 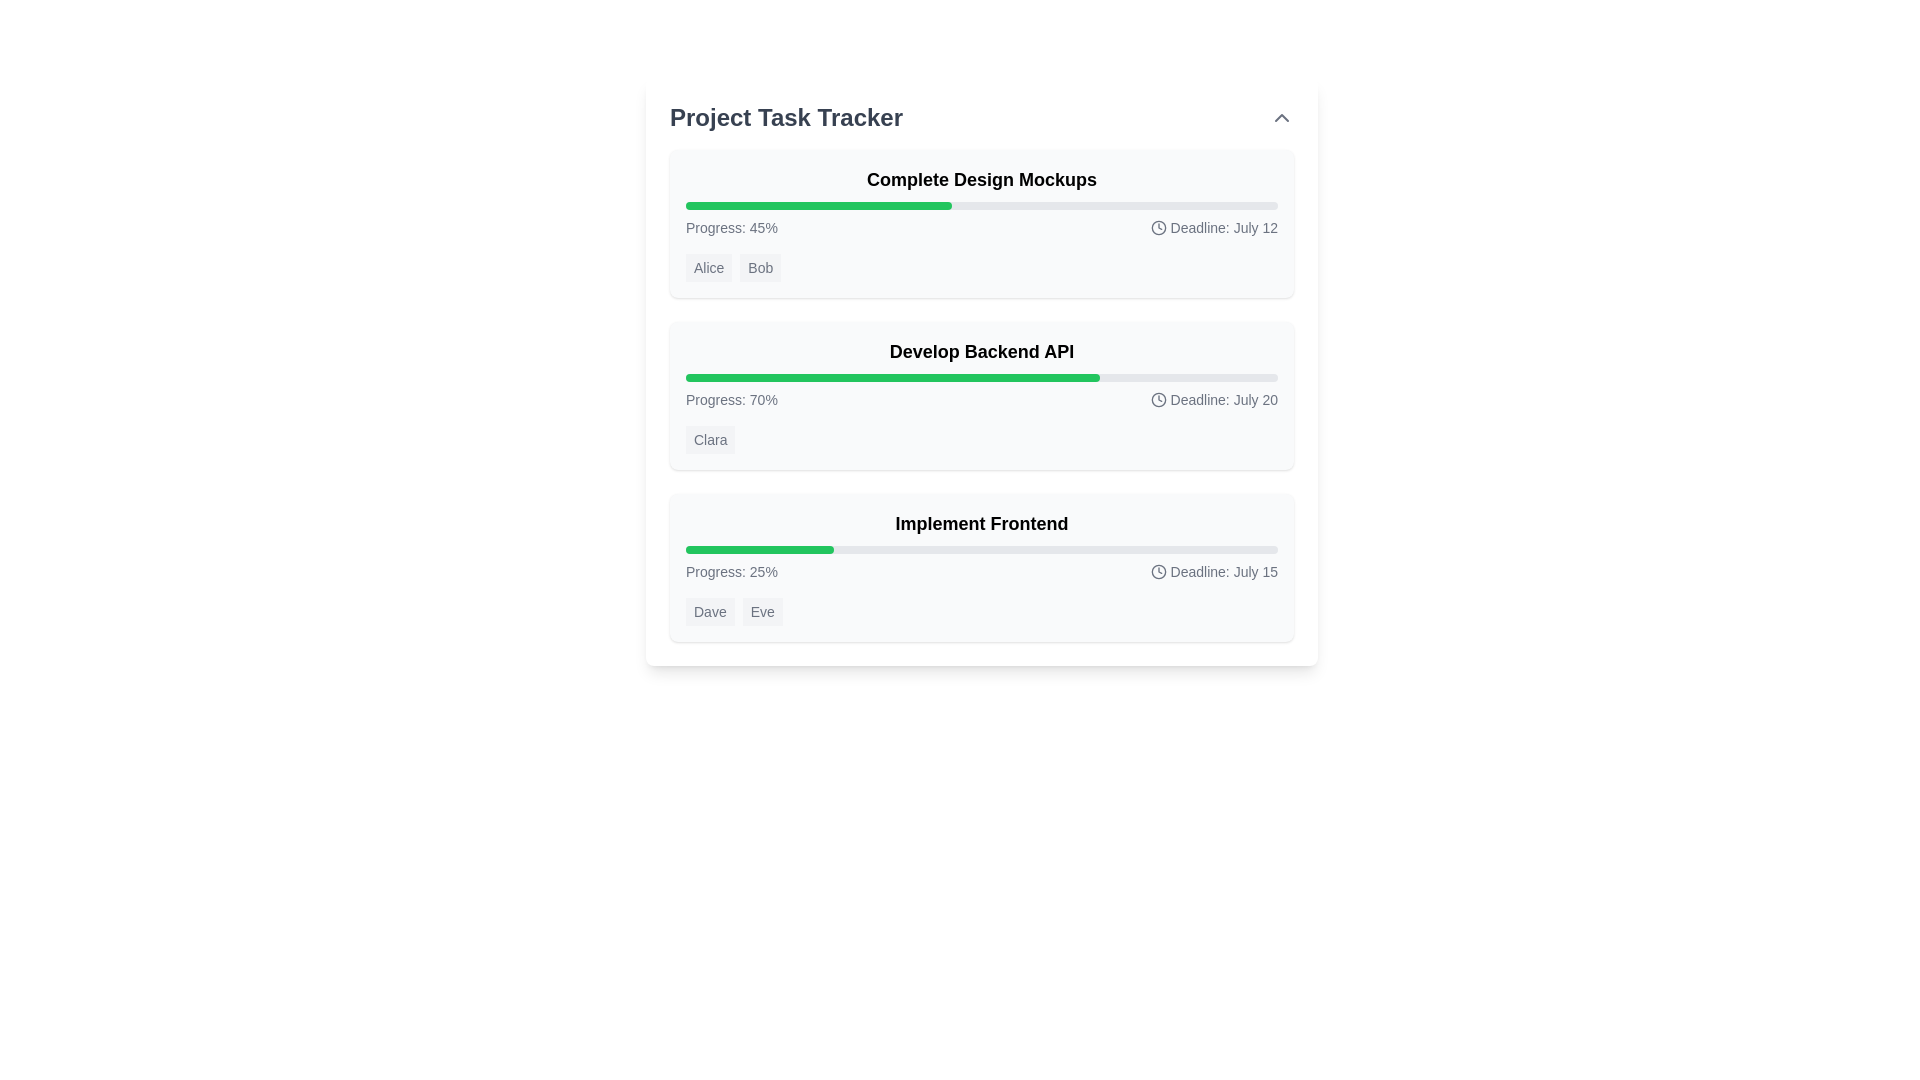 I want to click on the text heading element displaying 'Develop Backend API', which is the title of the card component located centrally at the top of the card, so click(x=982, y=350).